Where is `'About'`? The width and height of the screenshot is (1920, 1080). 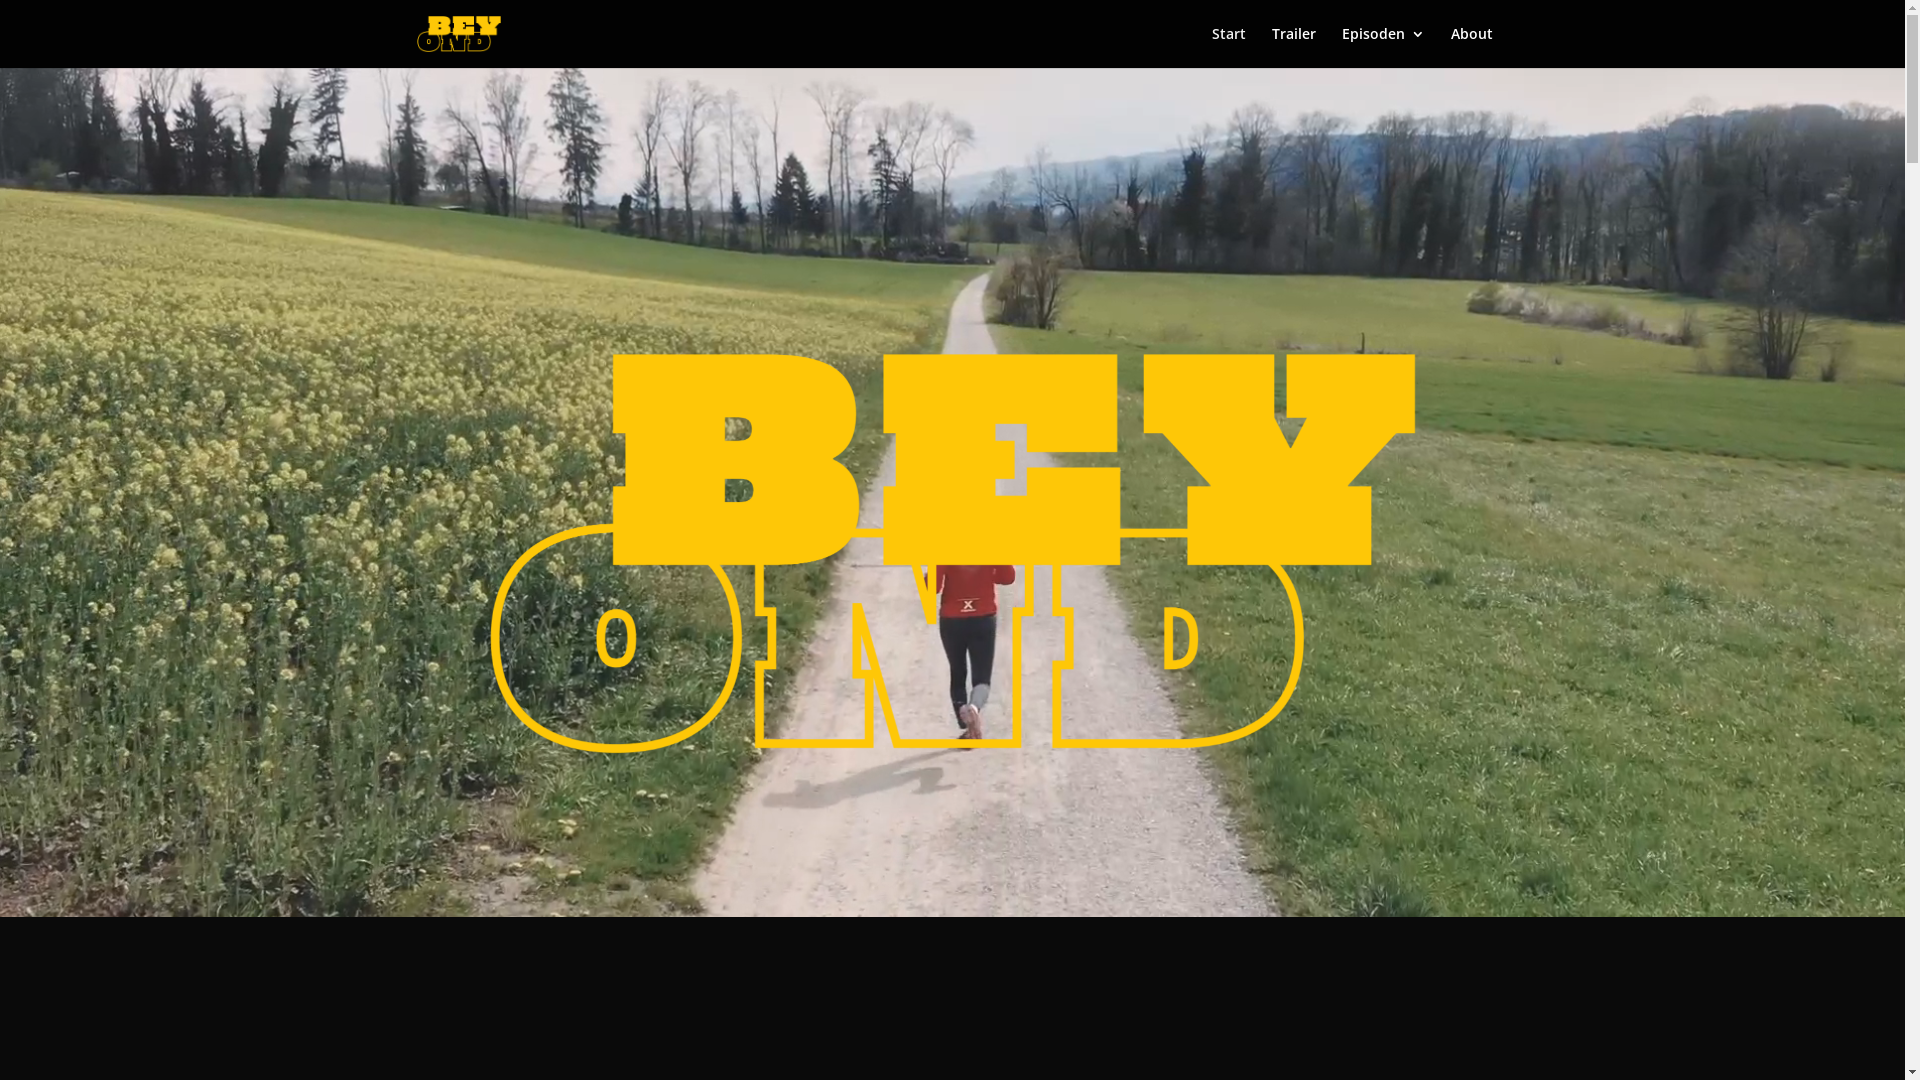 'About' is located at coordinates (1449, 46).